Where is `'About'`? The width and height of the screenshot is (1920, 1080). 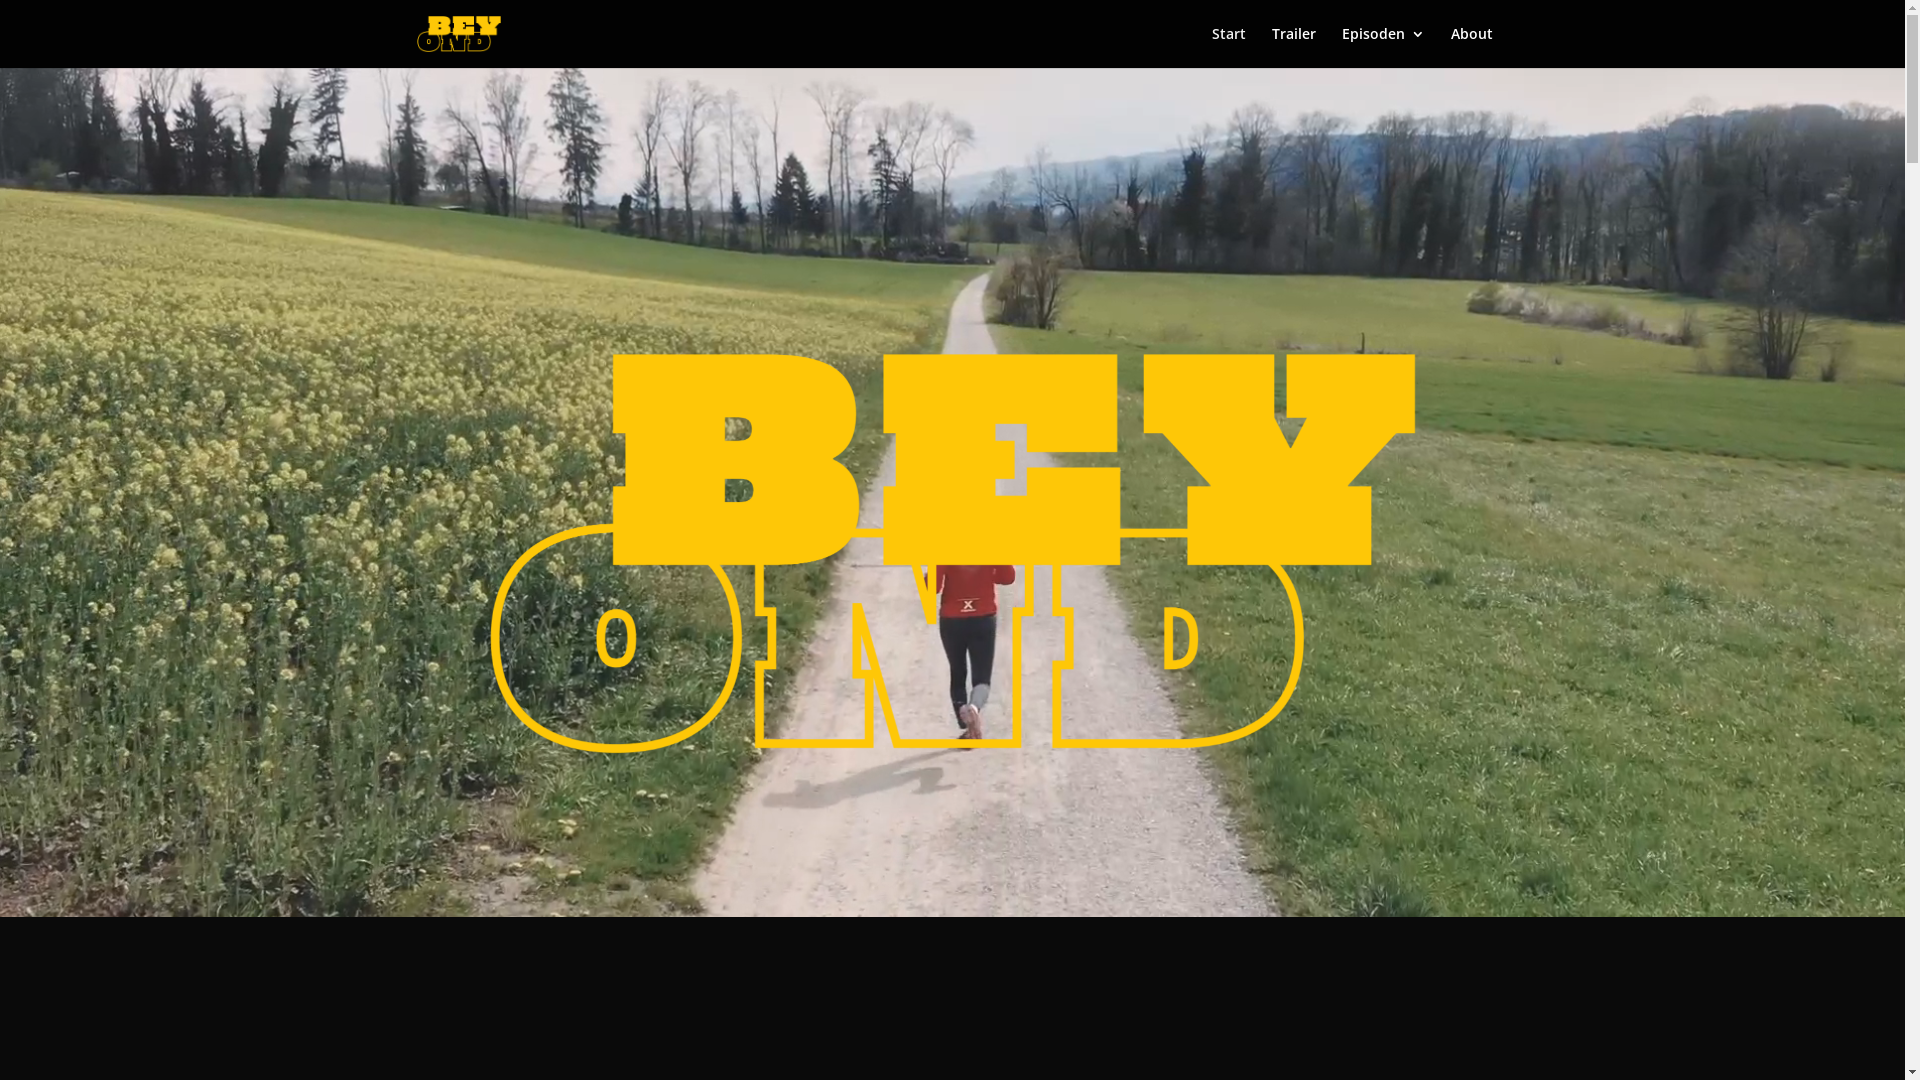 'About' is located at coordinates (1449, 46).